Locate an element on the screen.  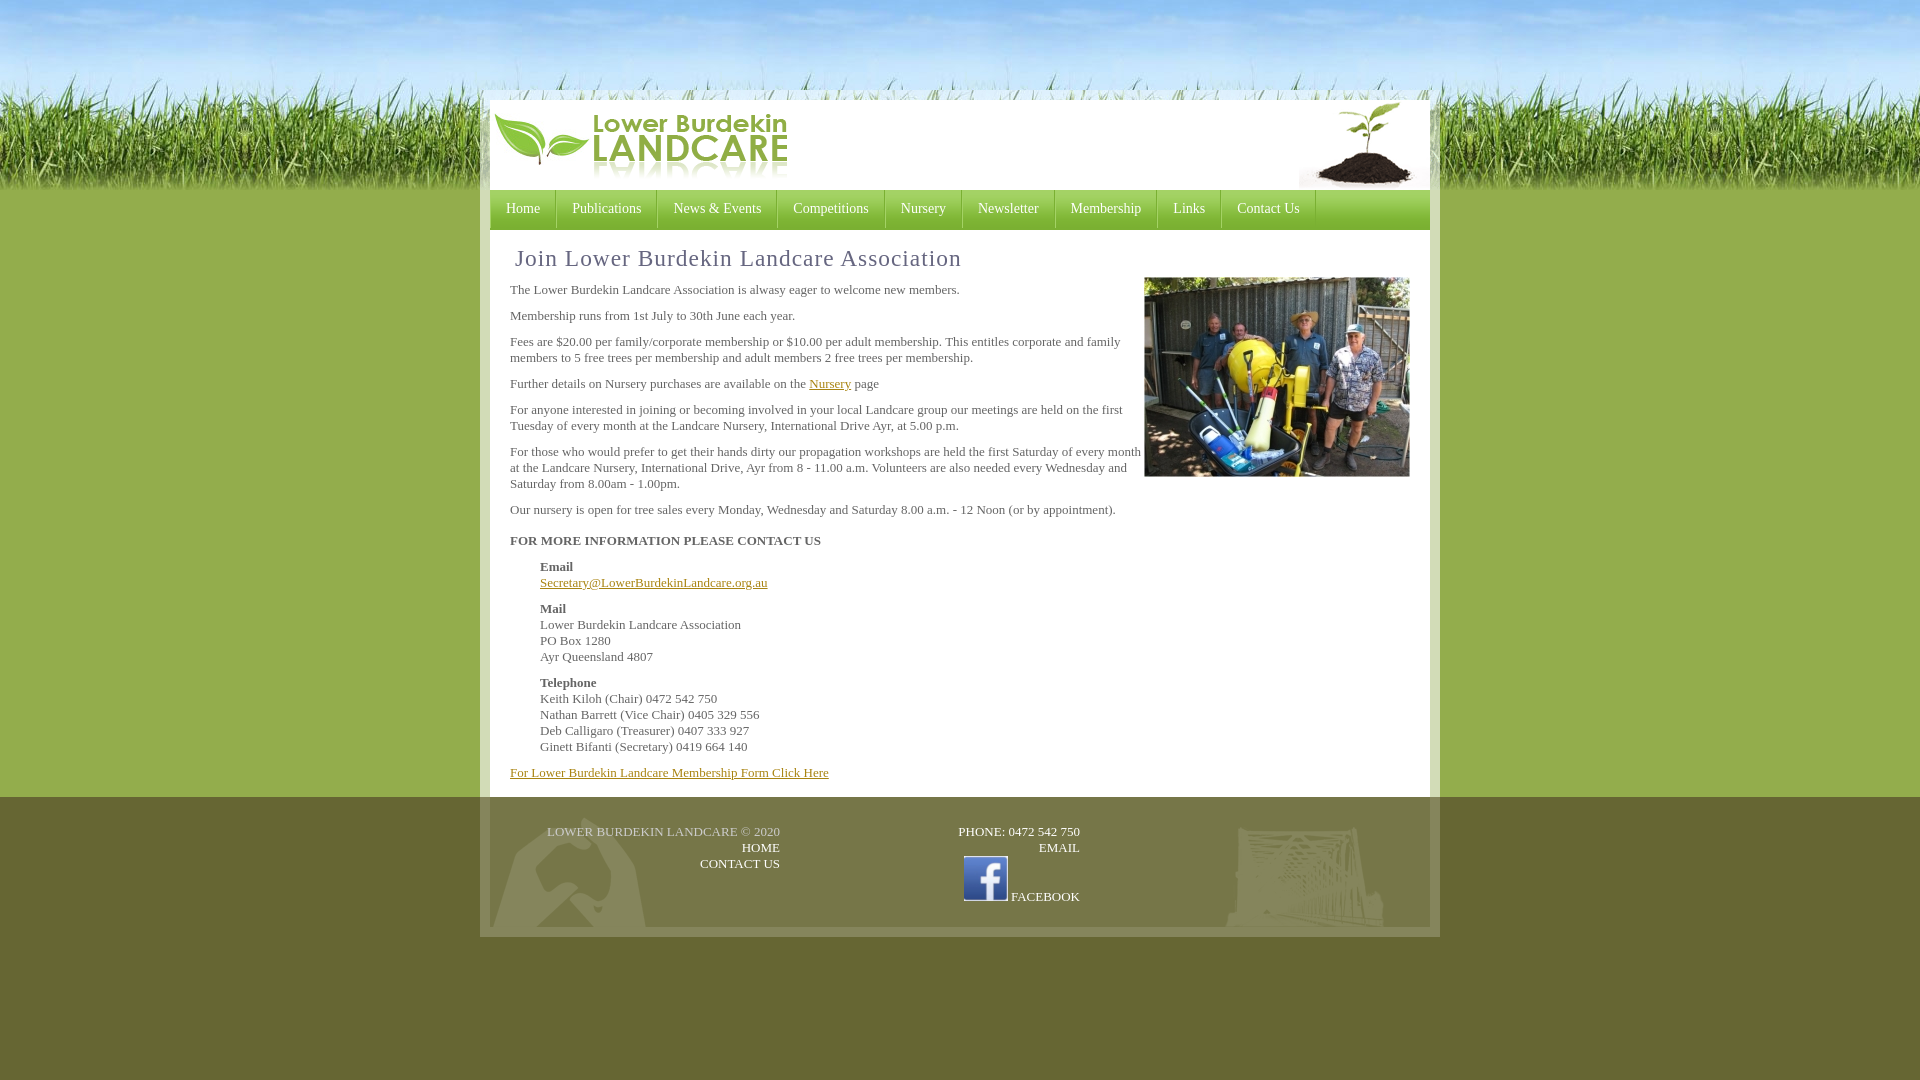
'Membership' is located at coordinates (1105, 208).